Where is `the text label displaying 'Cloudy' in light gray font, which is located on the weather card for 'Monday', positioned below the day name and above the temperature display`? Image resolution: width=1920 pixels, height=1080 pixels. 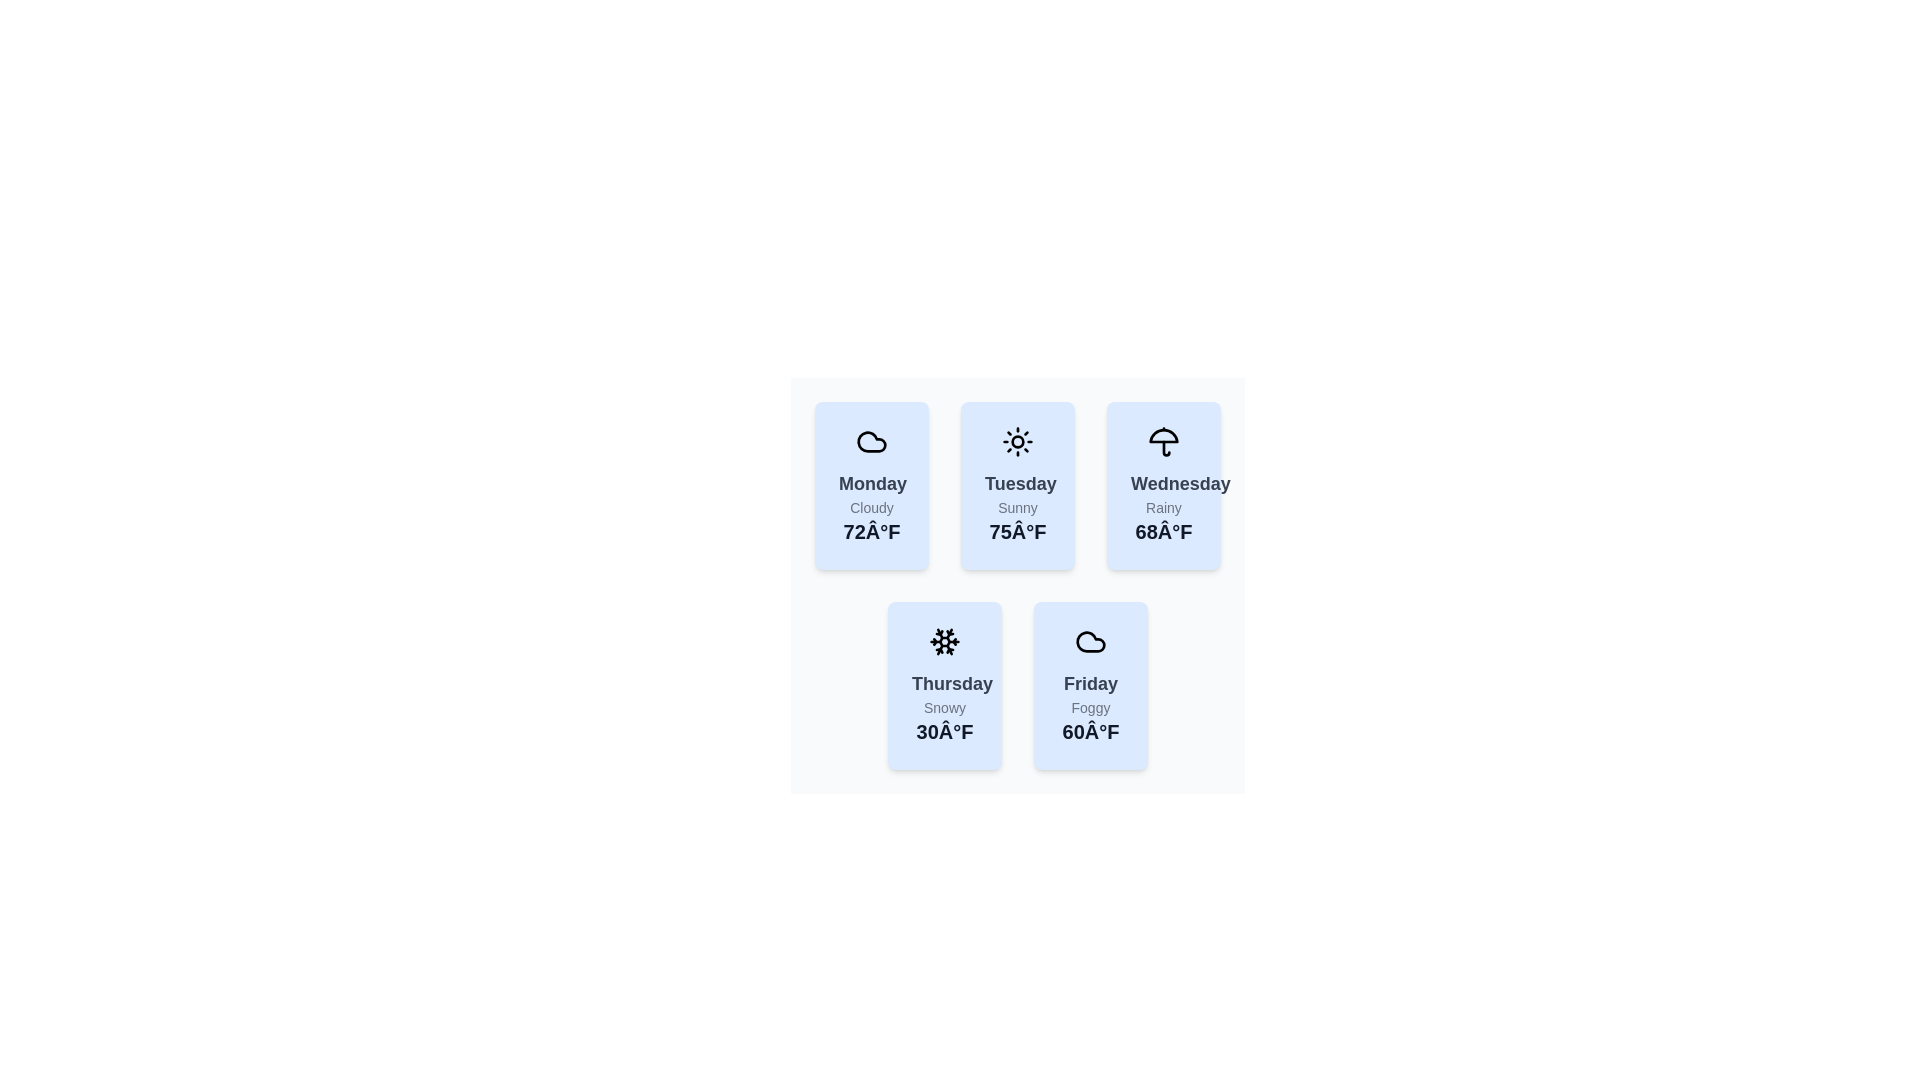
the text label displaying 'Cloudy' in light gray font, which is located on the weather card for 'Monday', positioned below the day name and above the temperature display is located at coordinates (872, 507).